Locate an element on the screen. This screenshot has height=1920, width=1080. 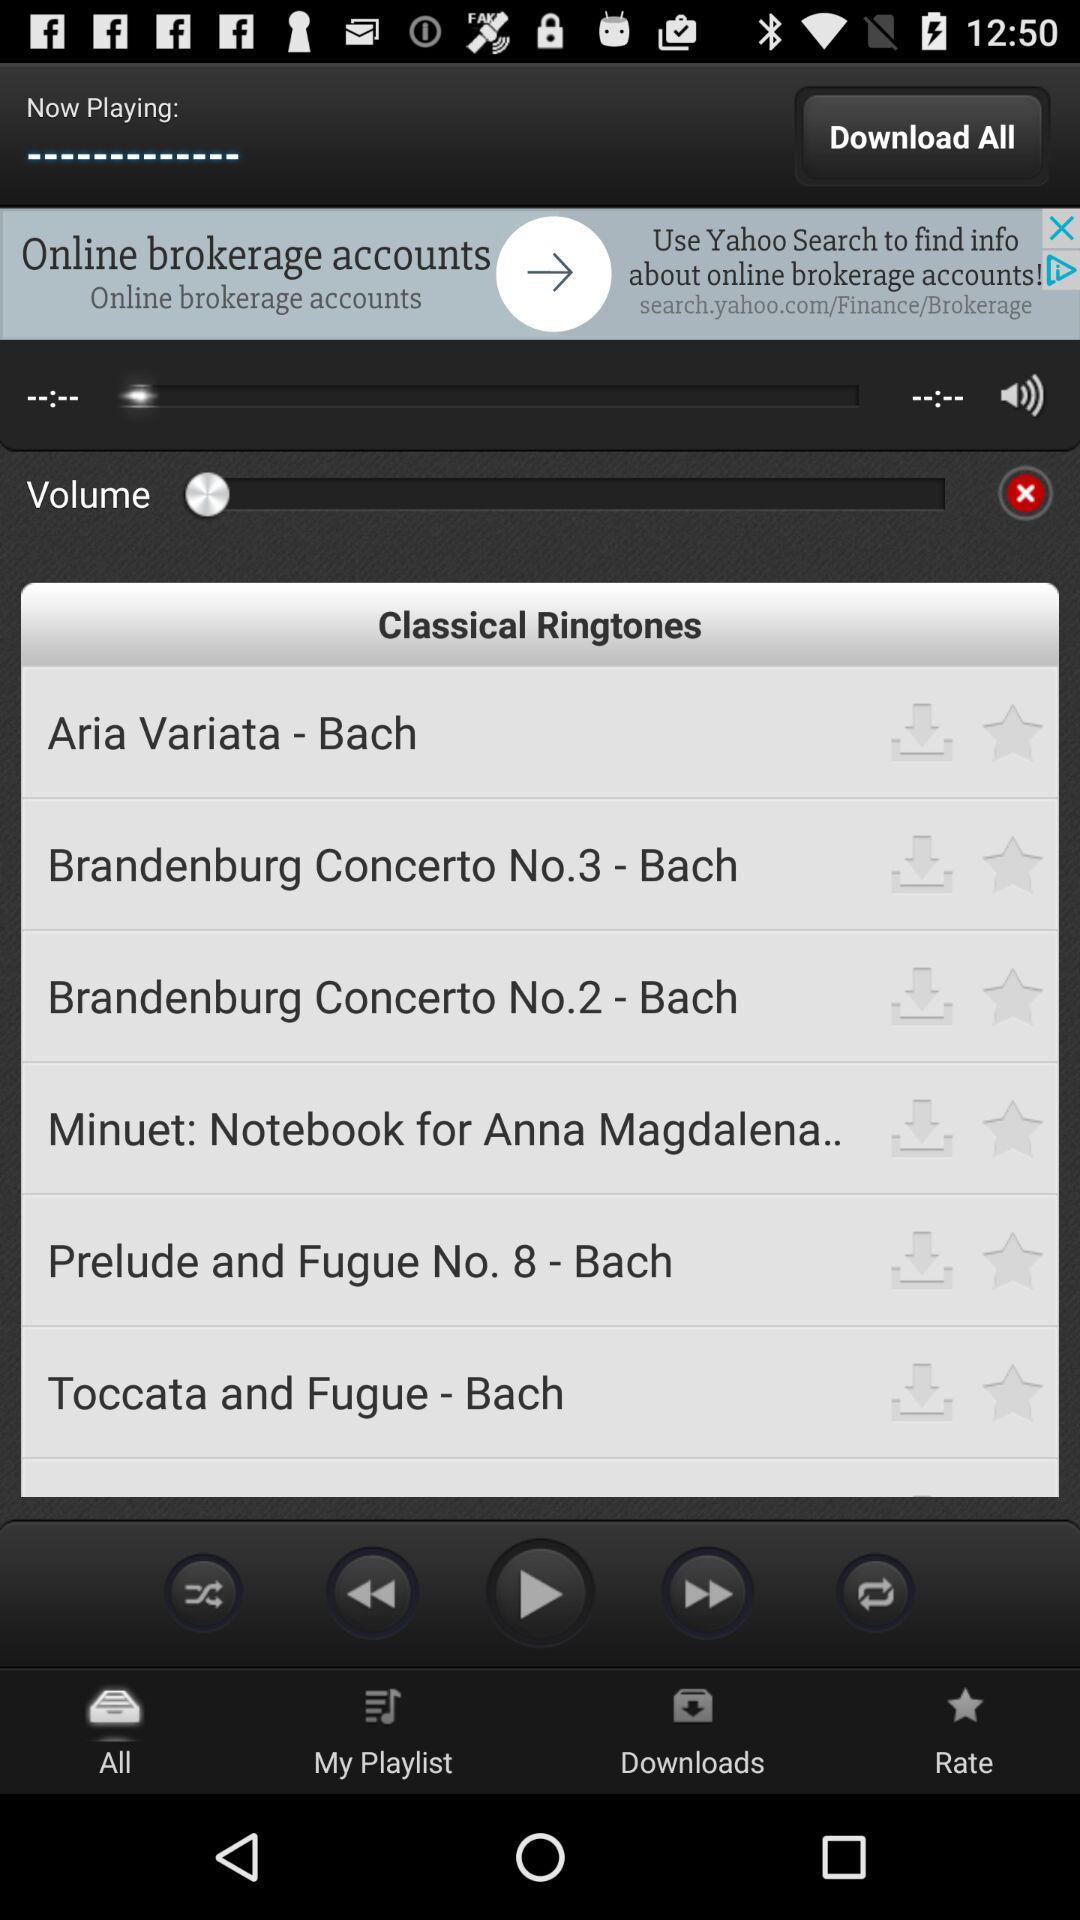
auto repeat is located at coordinates (204, 1591).